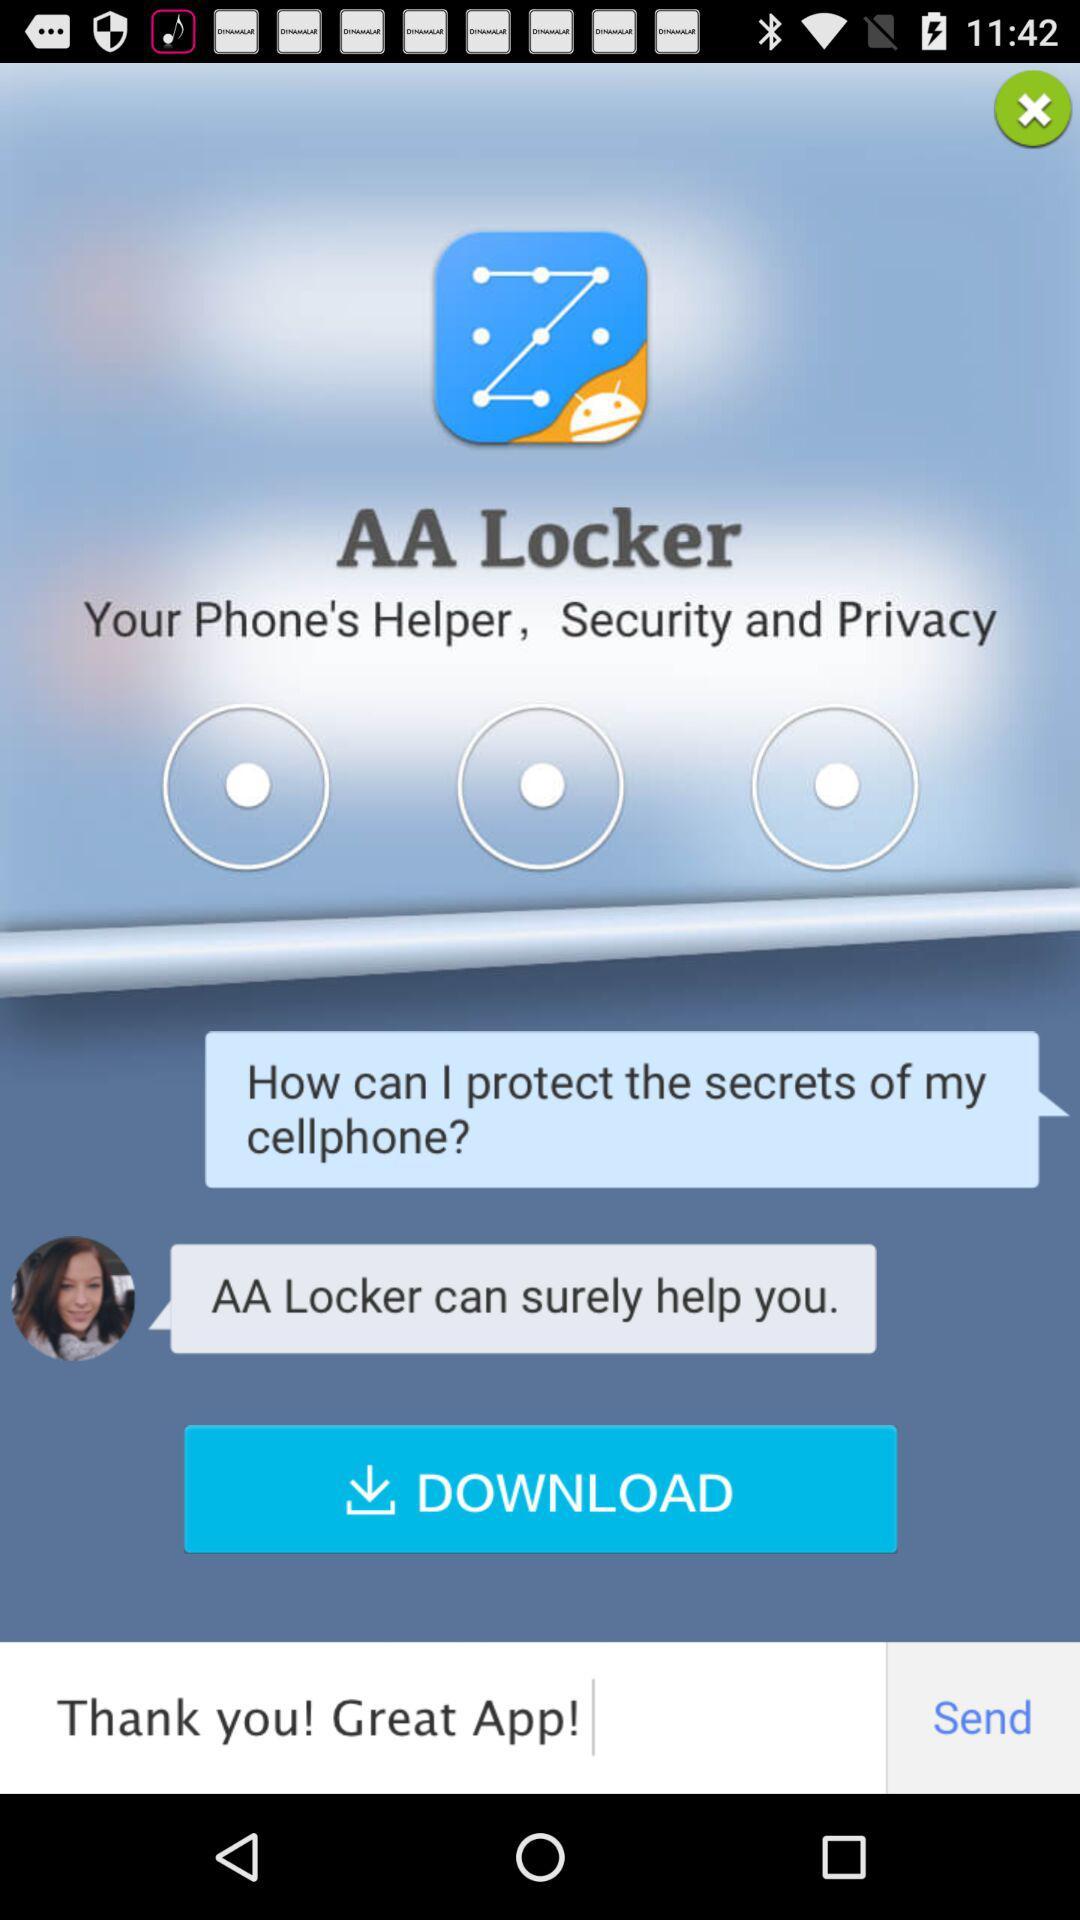 This screenshot has width=1080, height=1920. What do you see at coordinates (1033, 108) in the screenshot?
I see `screen` at bounding box center [1033, 108].